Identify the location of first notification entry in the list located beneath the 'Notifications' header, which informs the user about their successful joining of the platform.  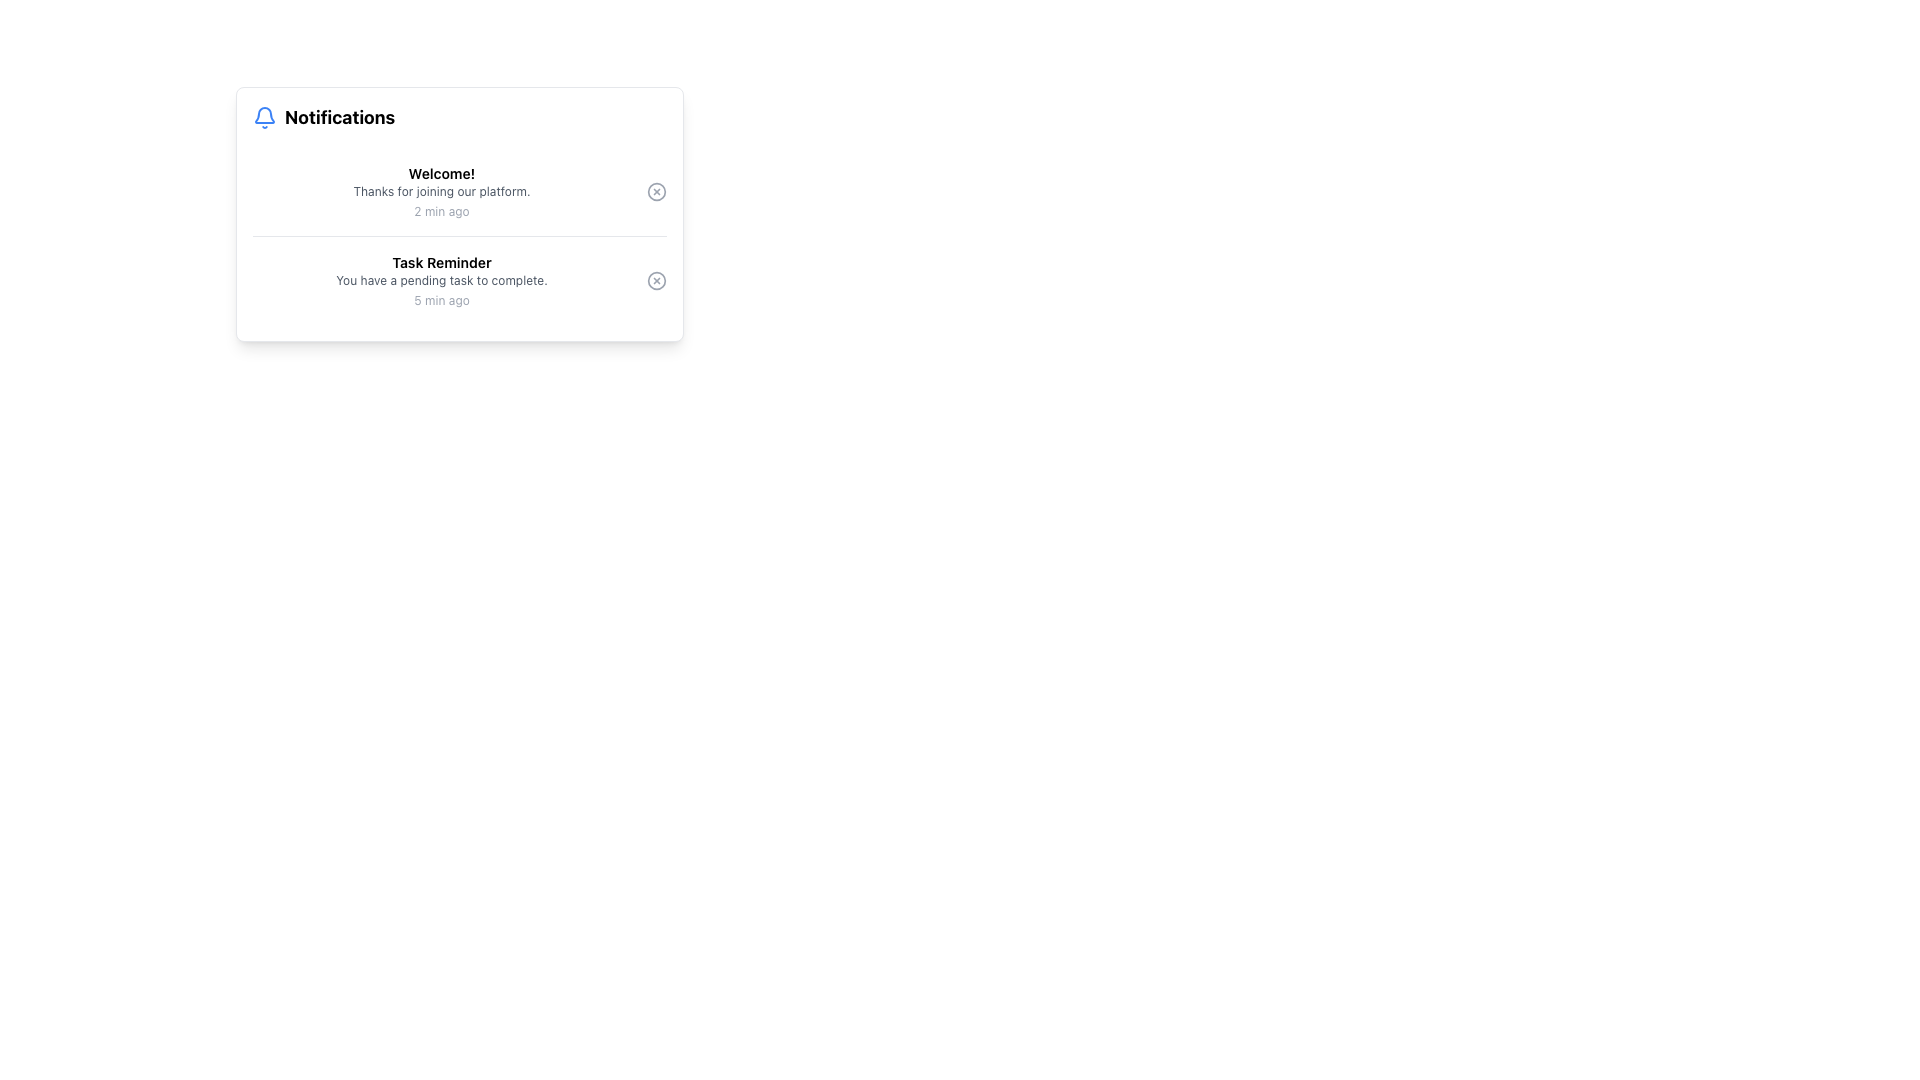
(459, 192).